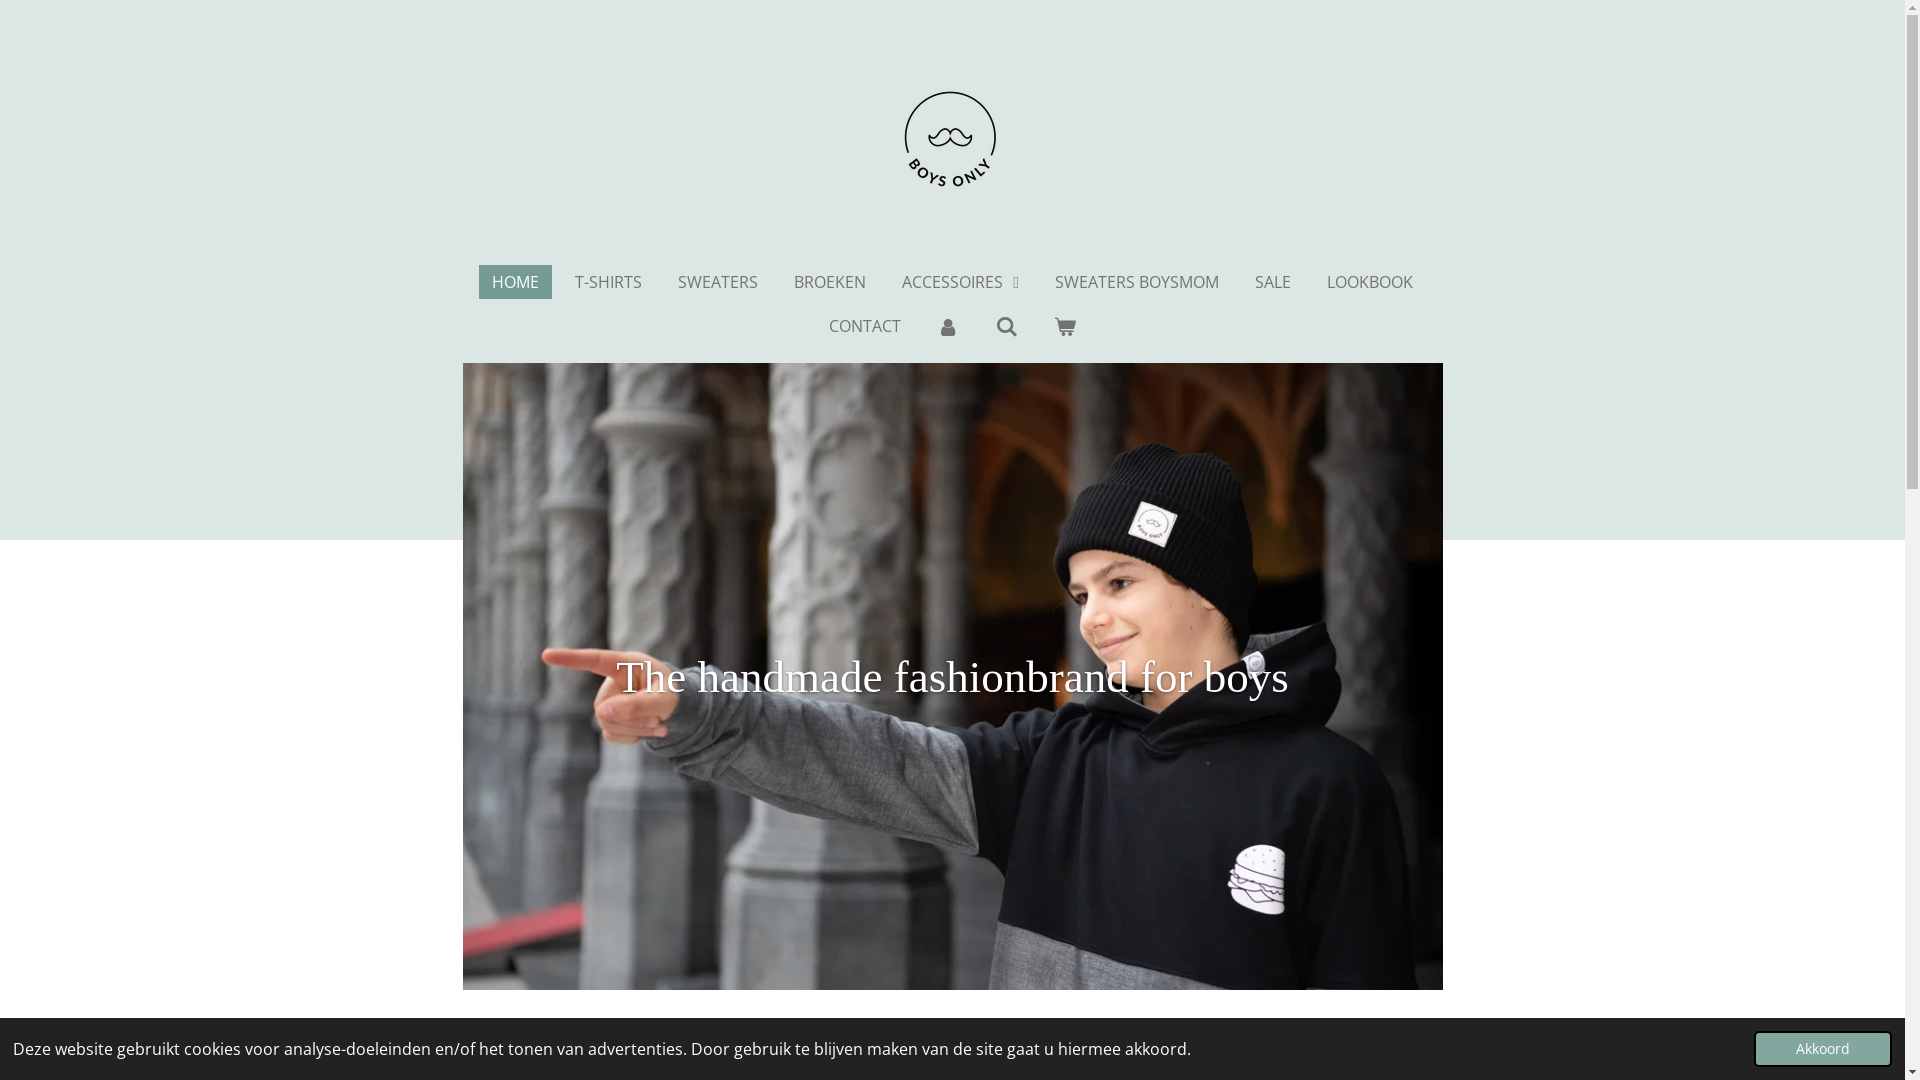  What do you see at coordinates (665, 281) in the screenshot?
I see `'SWEATERS'` at bounding box center [665, 281].